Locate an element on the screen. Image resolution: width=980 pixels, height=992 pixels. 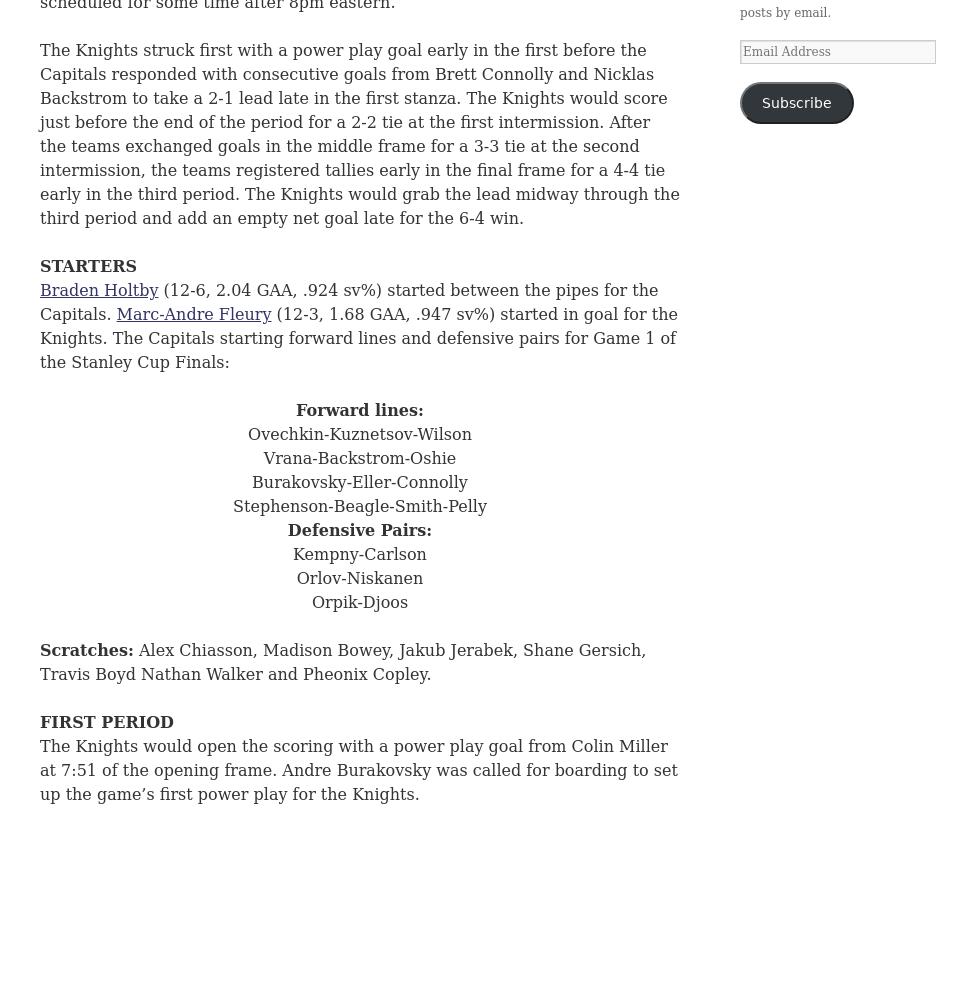
'TARTERS' is located at coordinates (93, 265).